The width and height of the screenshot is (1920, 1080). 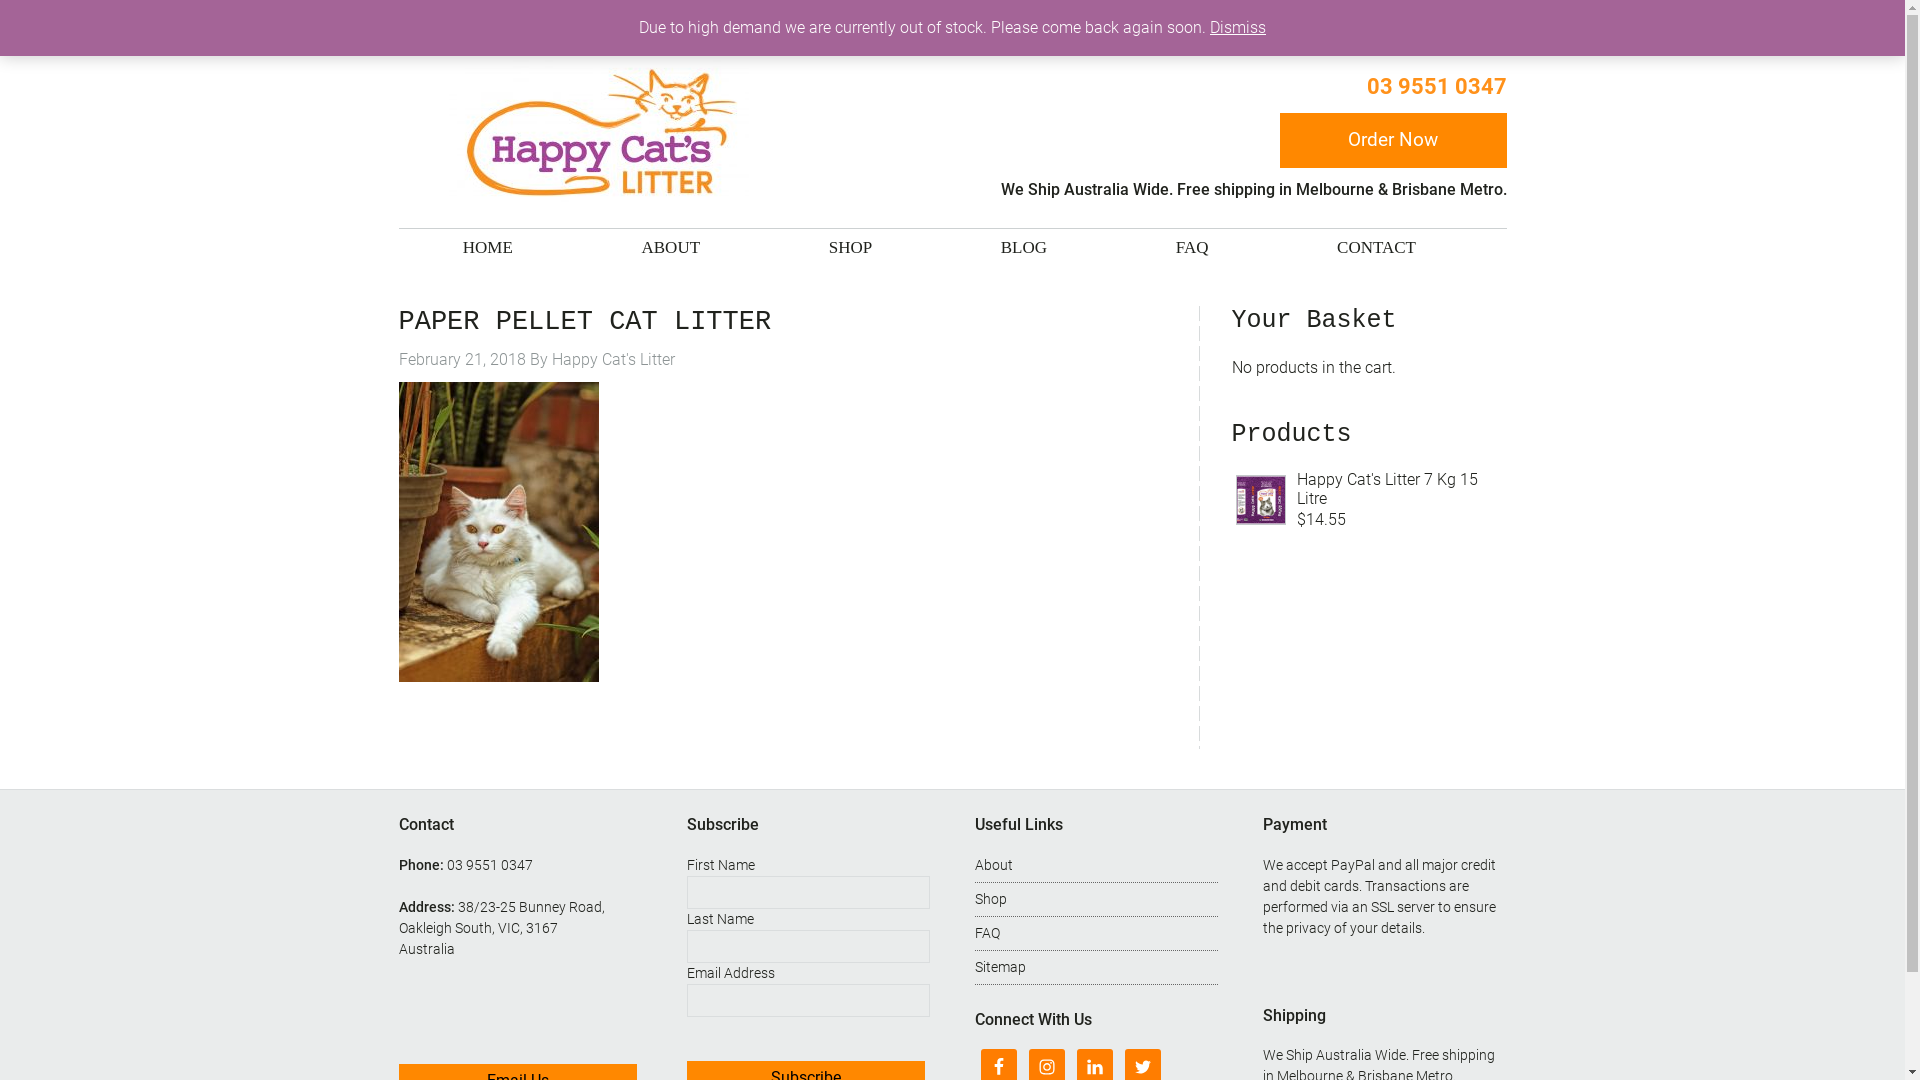 What do you see at coordinates (850, 246) in the screenshot?
I see `'SHOP'` at bounding box center [850, 246].